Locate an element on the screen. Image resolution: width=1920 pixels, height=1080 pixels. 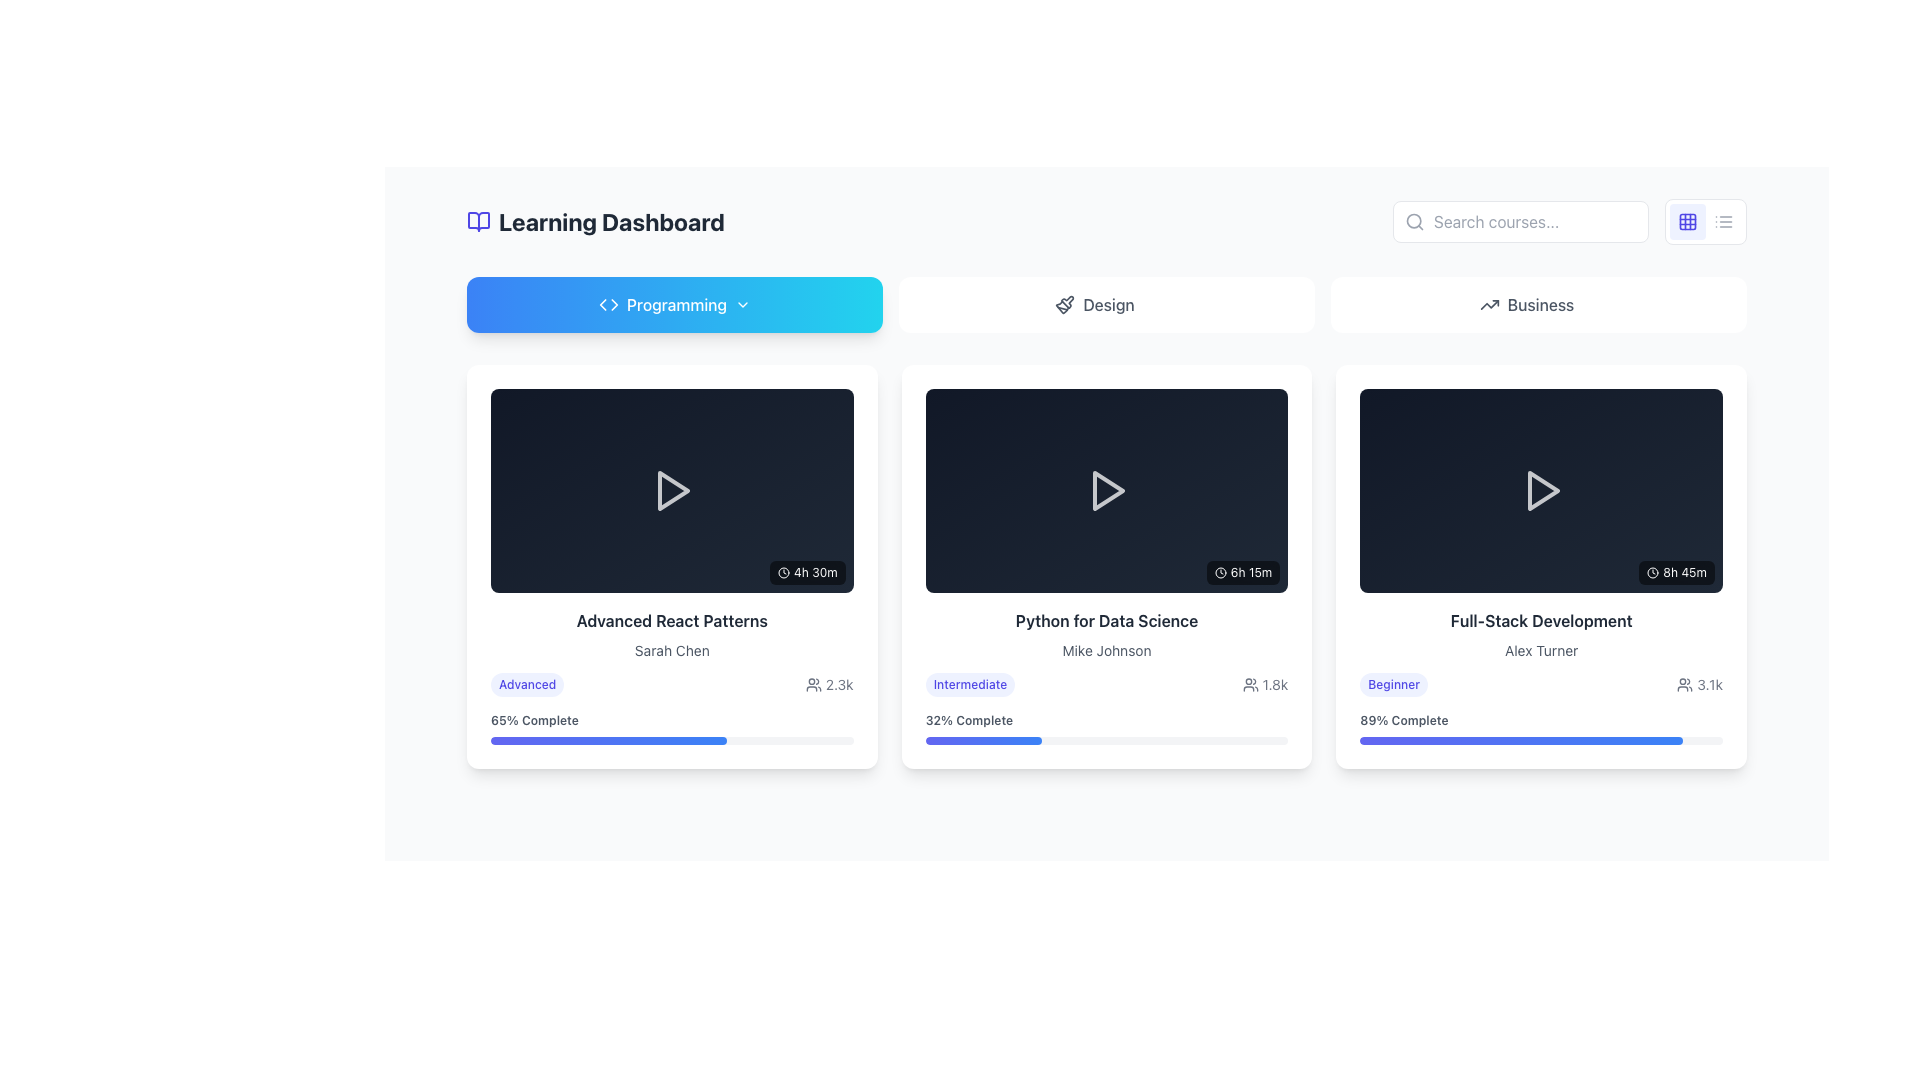
the toggle button located in the top-right corner of the interface to switch to a list-view layout is located at coordinates (1722, 222).